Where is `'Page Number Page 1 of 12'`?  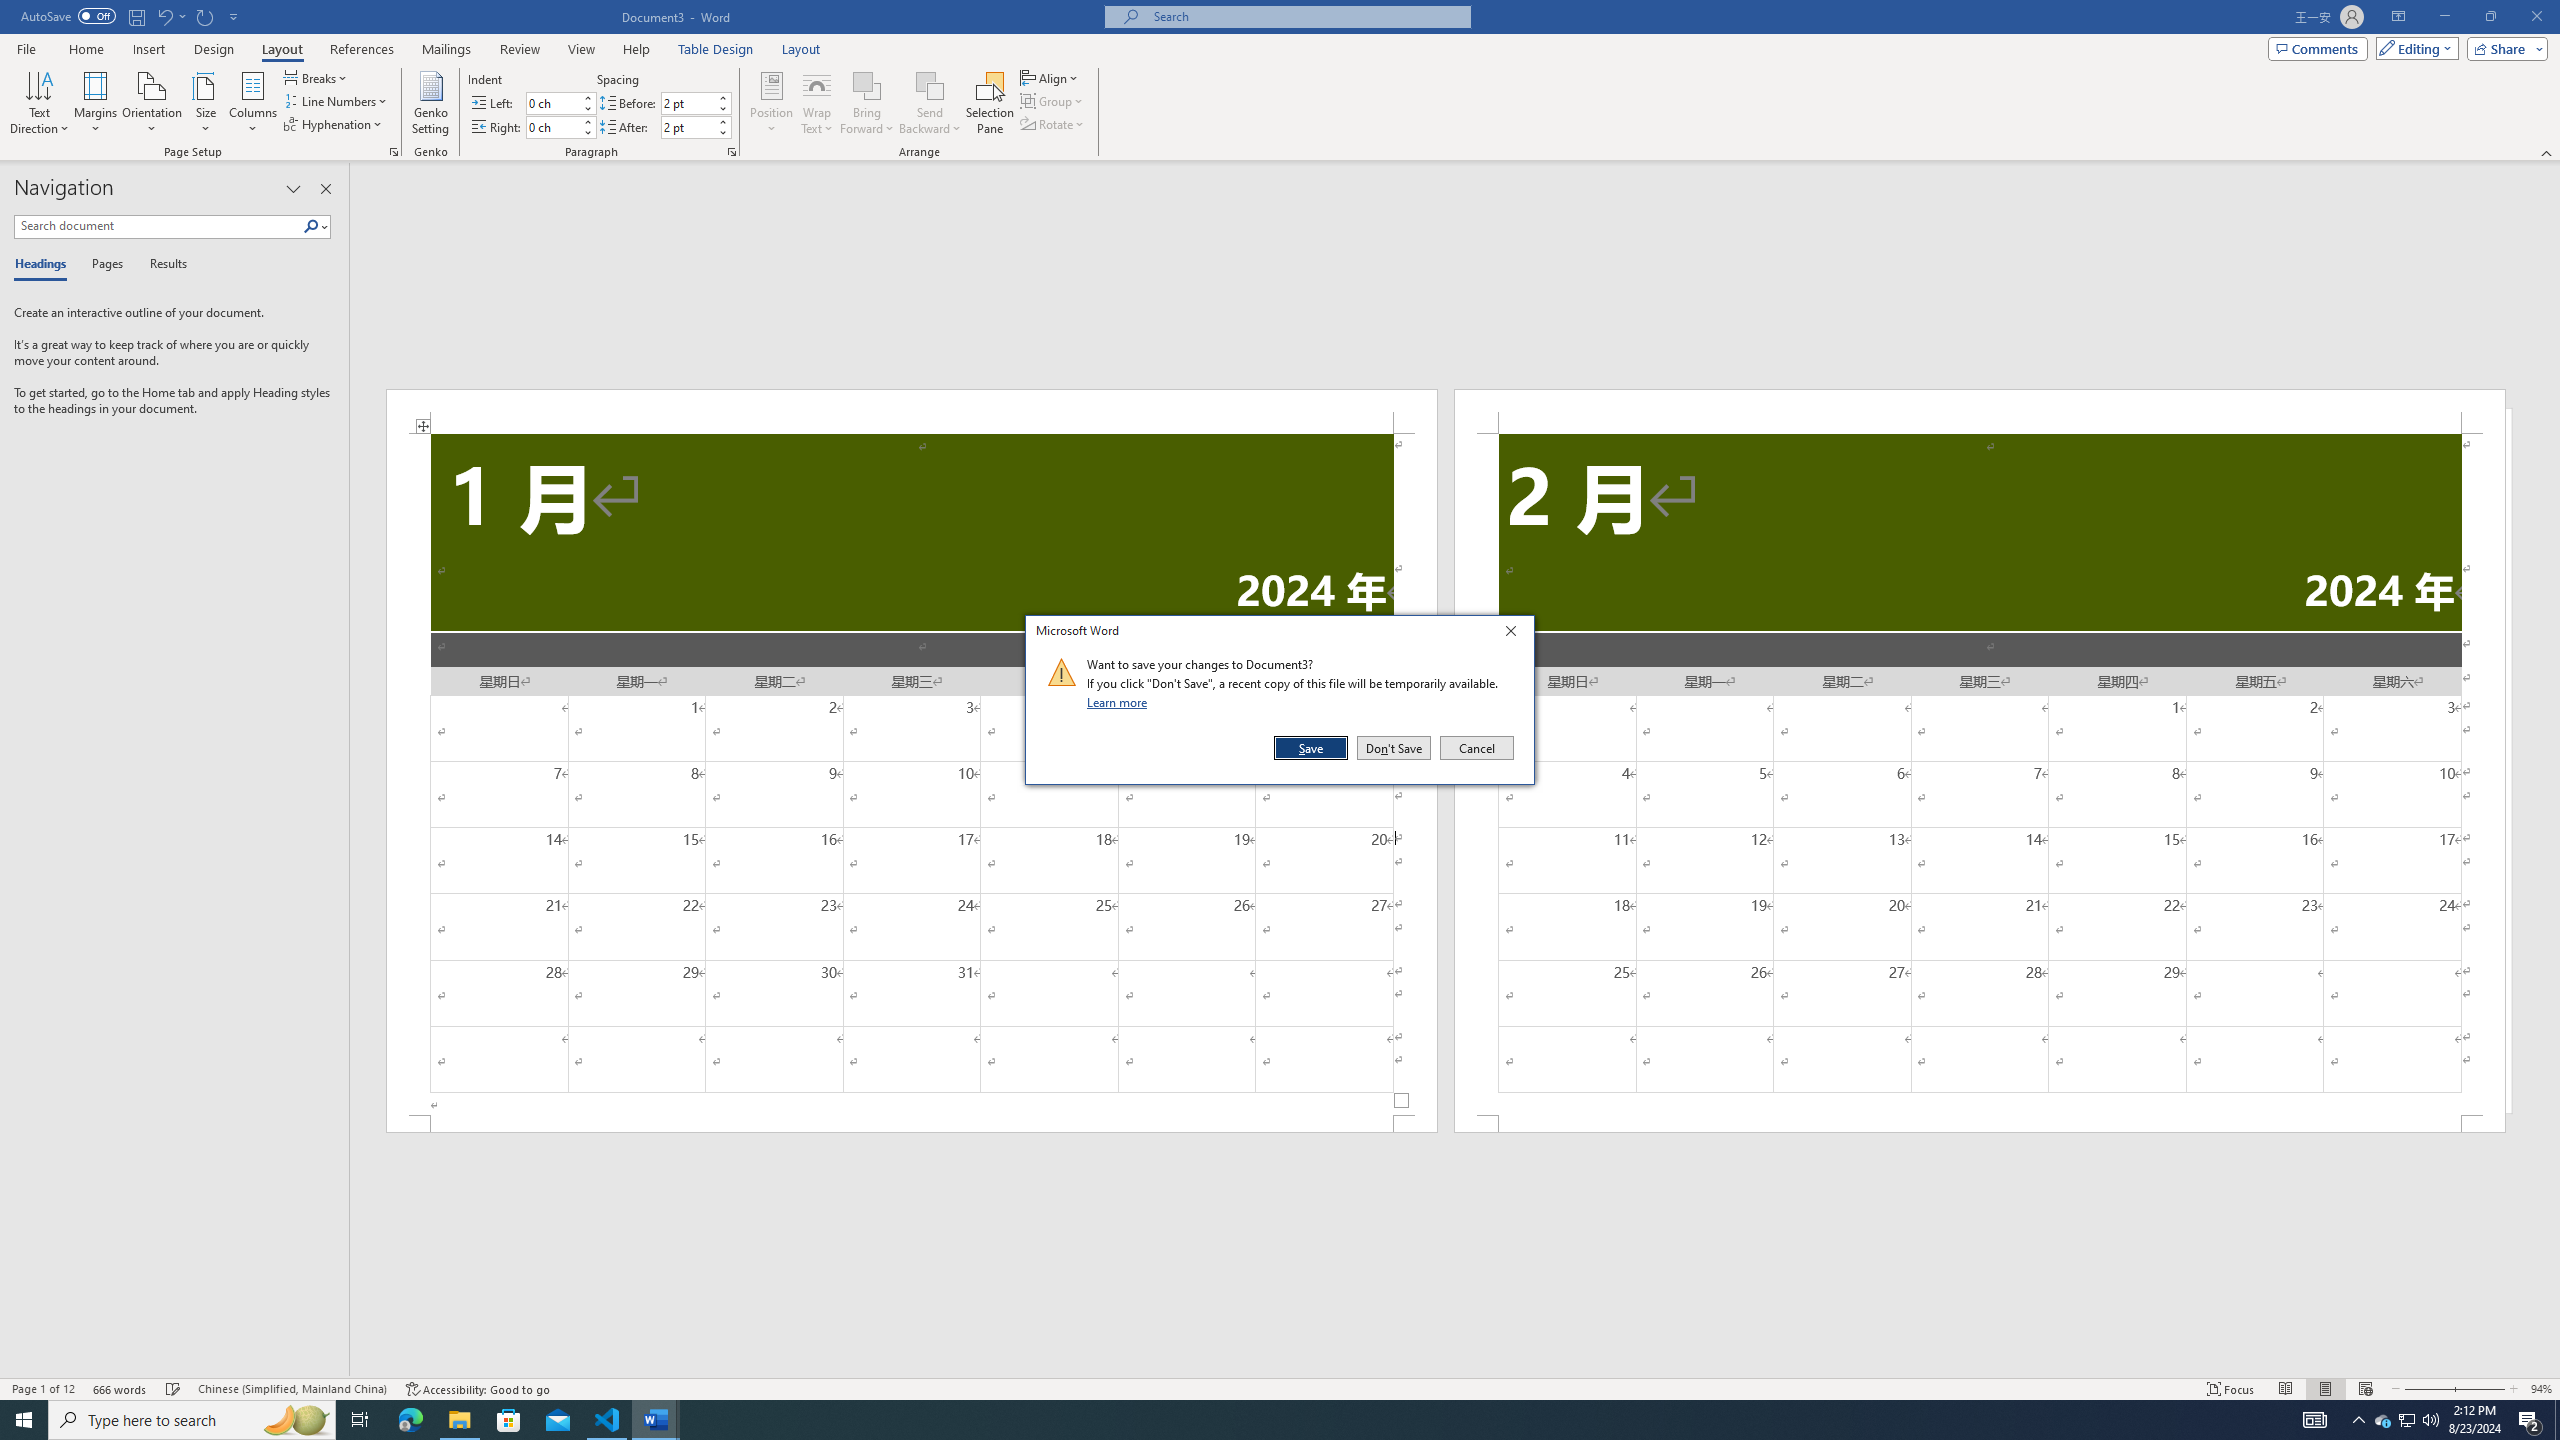
'Page Number Page 1 of 12' is located at coordinates (42, 1389).